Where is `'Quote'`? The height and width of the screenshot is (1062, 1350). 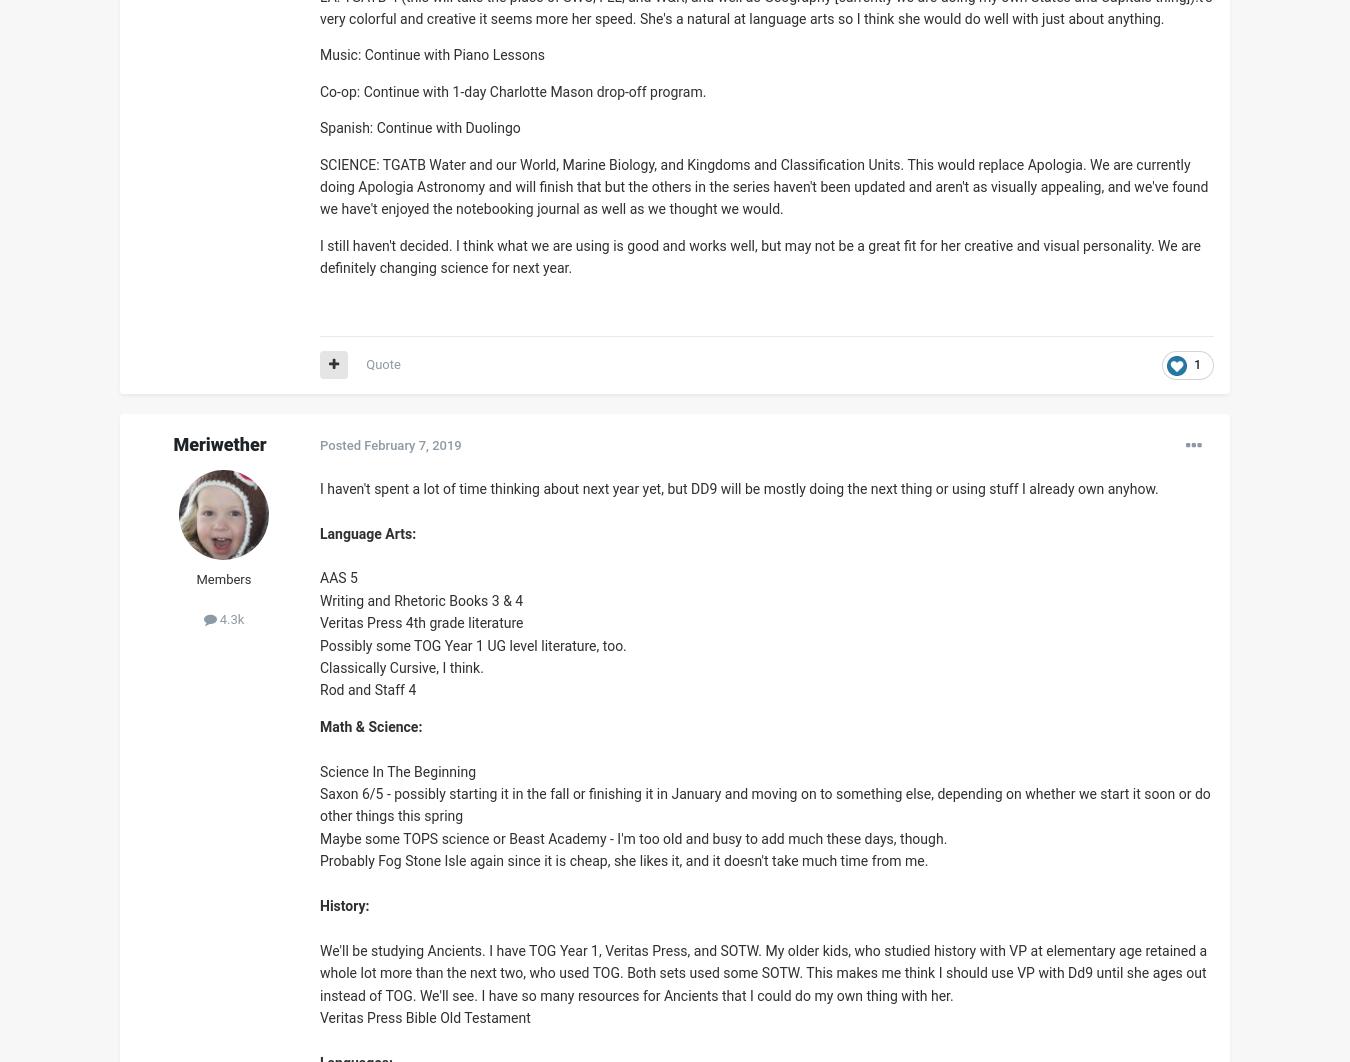 'Quote' is located at coordinates (382, 363).